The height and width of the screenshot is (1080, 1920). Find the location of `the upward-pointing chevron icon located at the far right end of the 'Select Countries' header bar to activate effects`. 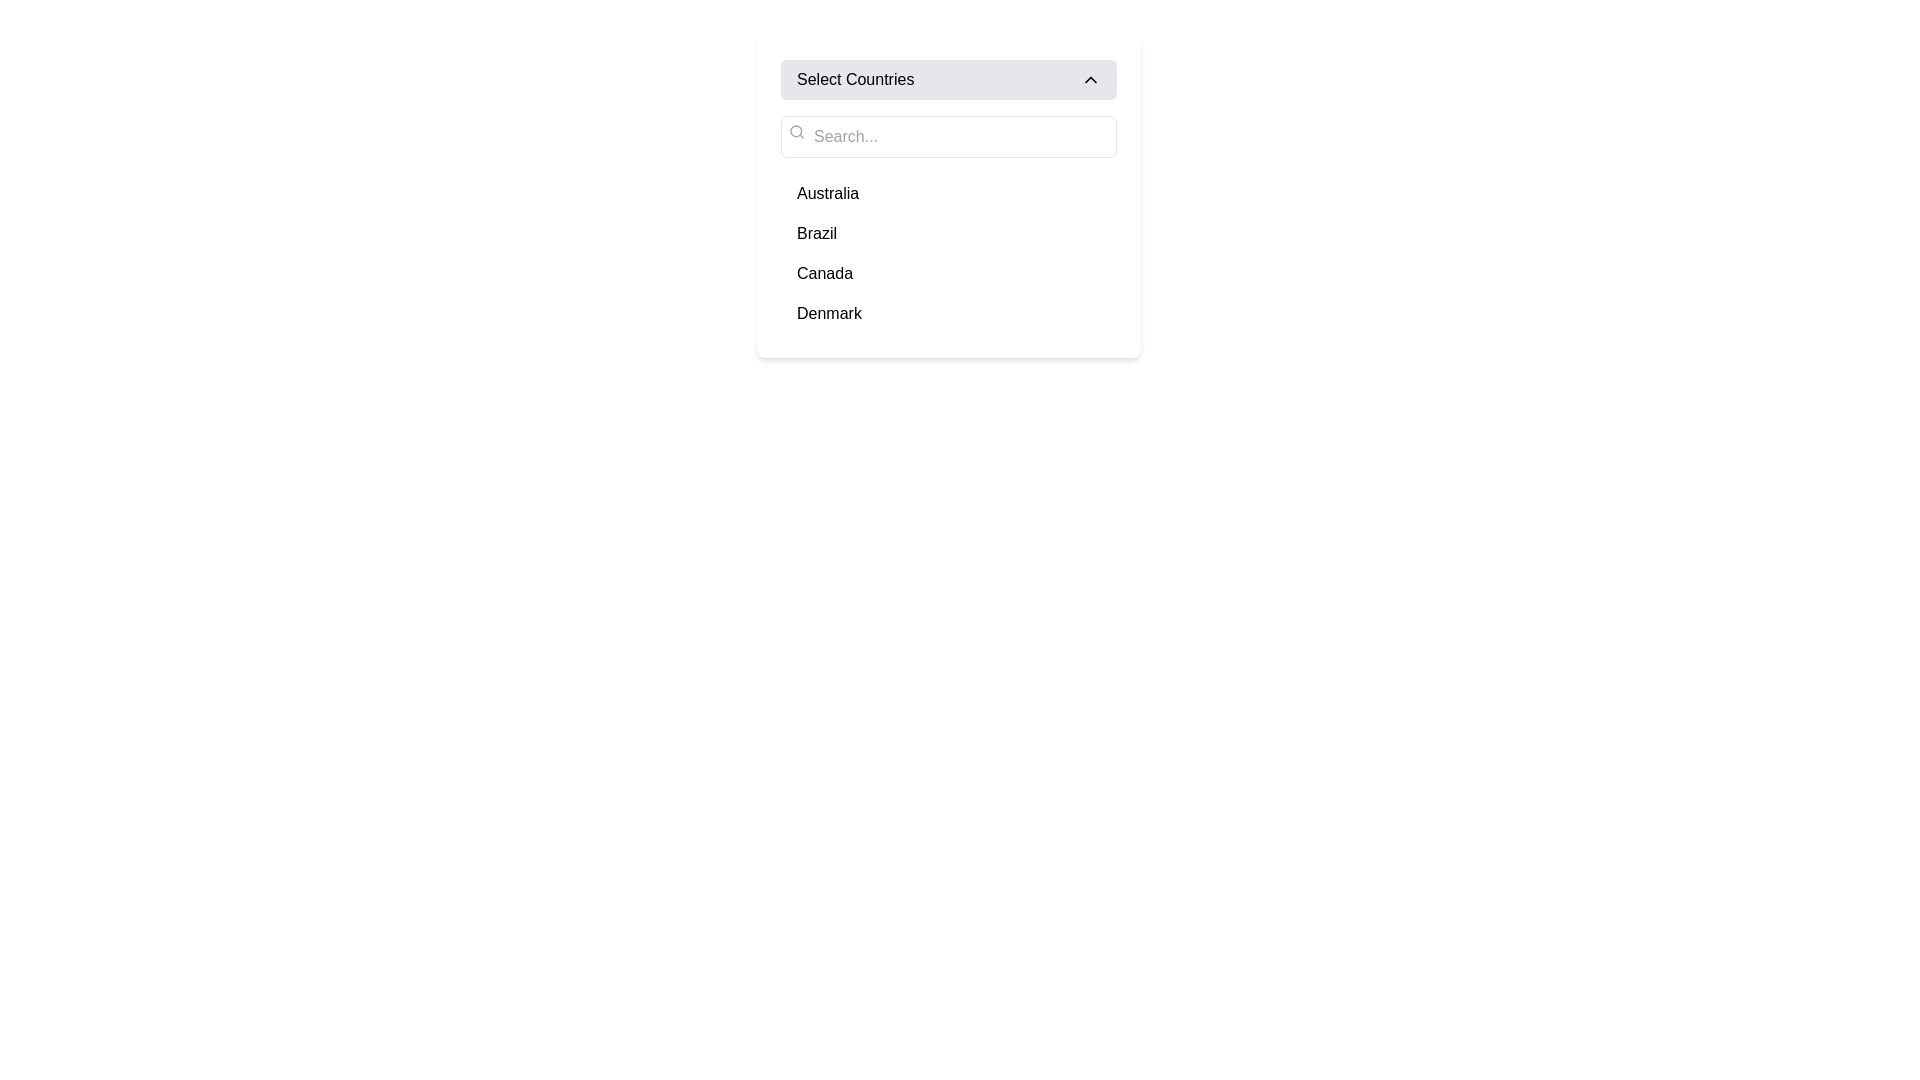

the upward-pointing chevron icon located at the far right end of the 'Select Countries' header bar to activate effects is located at coordinates (1089, 79).